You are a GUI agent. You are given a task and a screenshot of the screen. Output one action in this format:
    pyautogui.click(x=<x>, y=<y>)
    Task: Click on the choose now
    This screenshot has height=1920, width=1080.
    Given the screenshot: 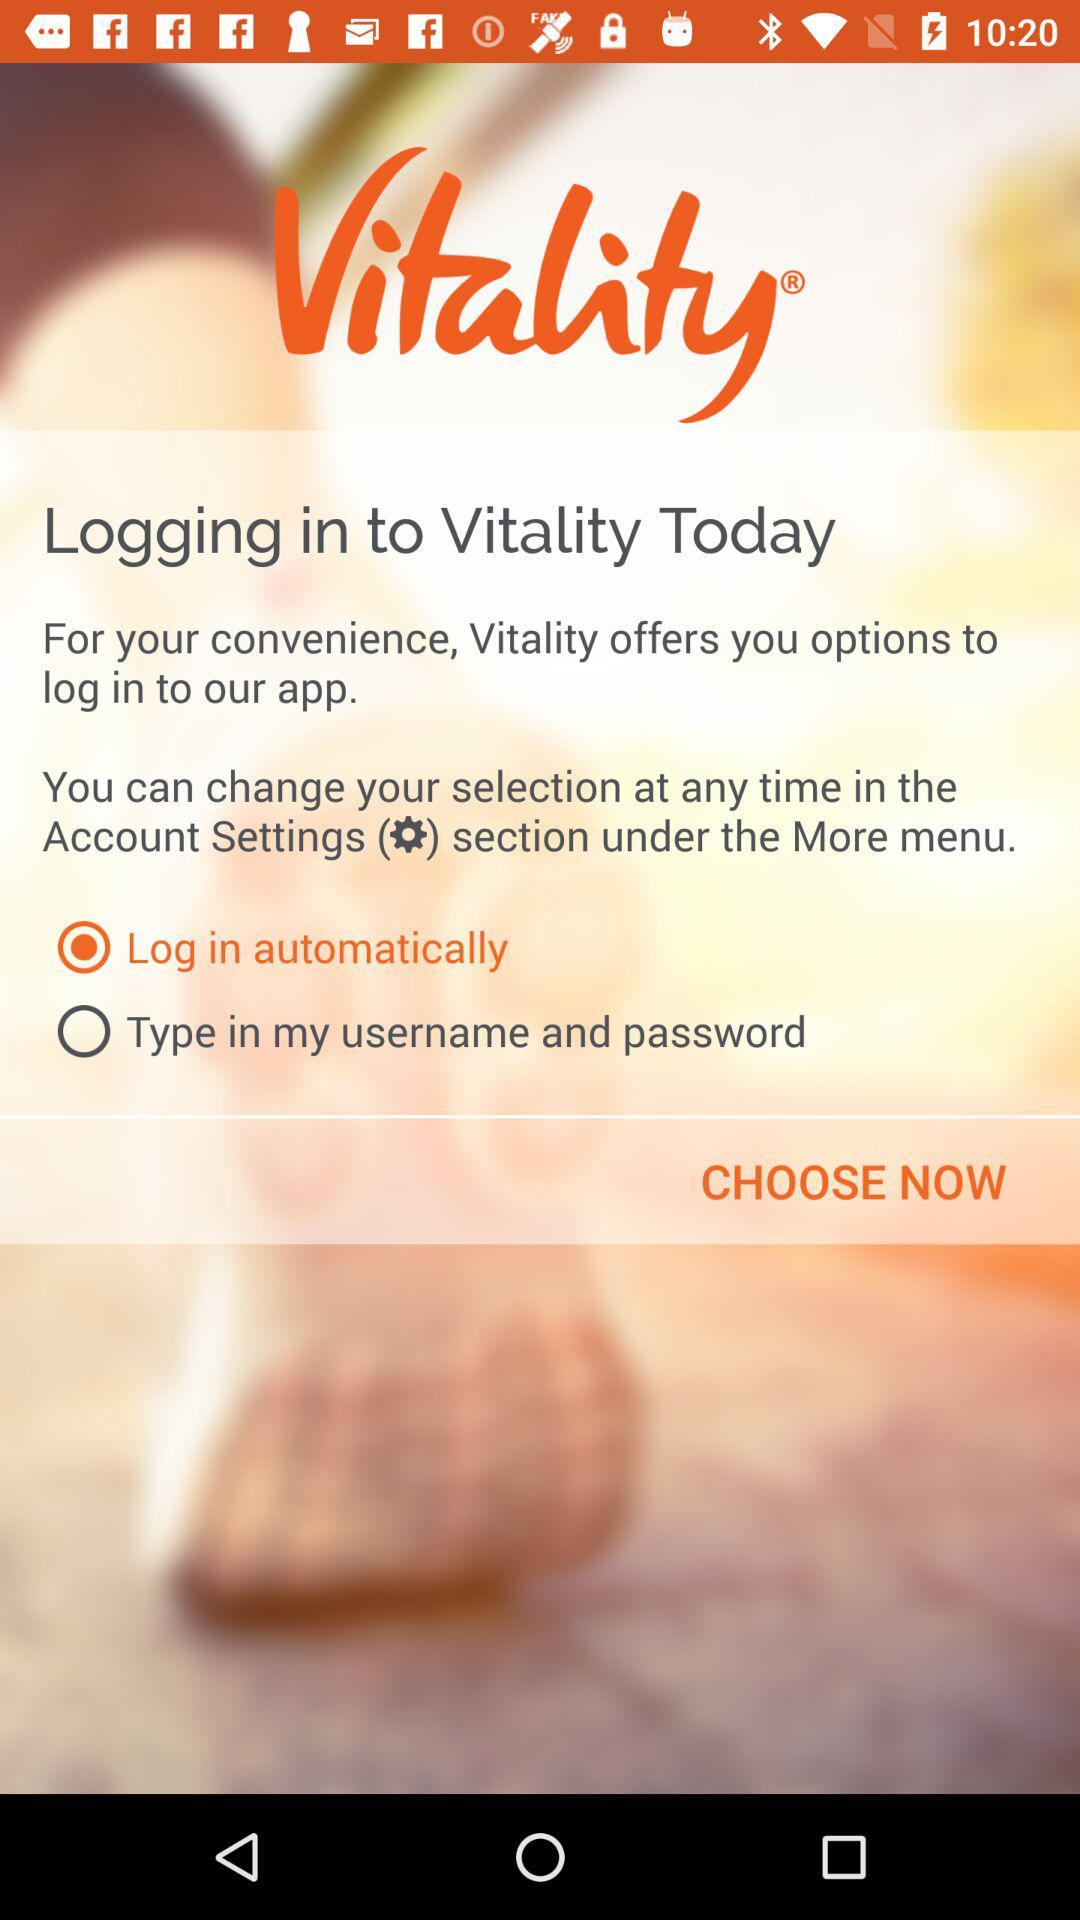 What is the action you would take?
    pyautogui.click(x=853, y=1181)
    